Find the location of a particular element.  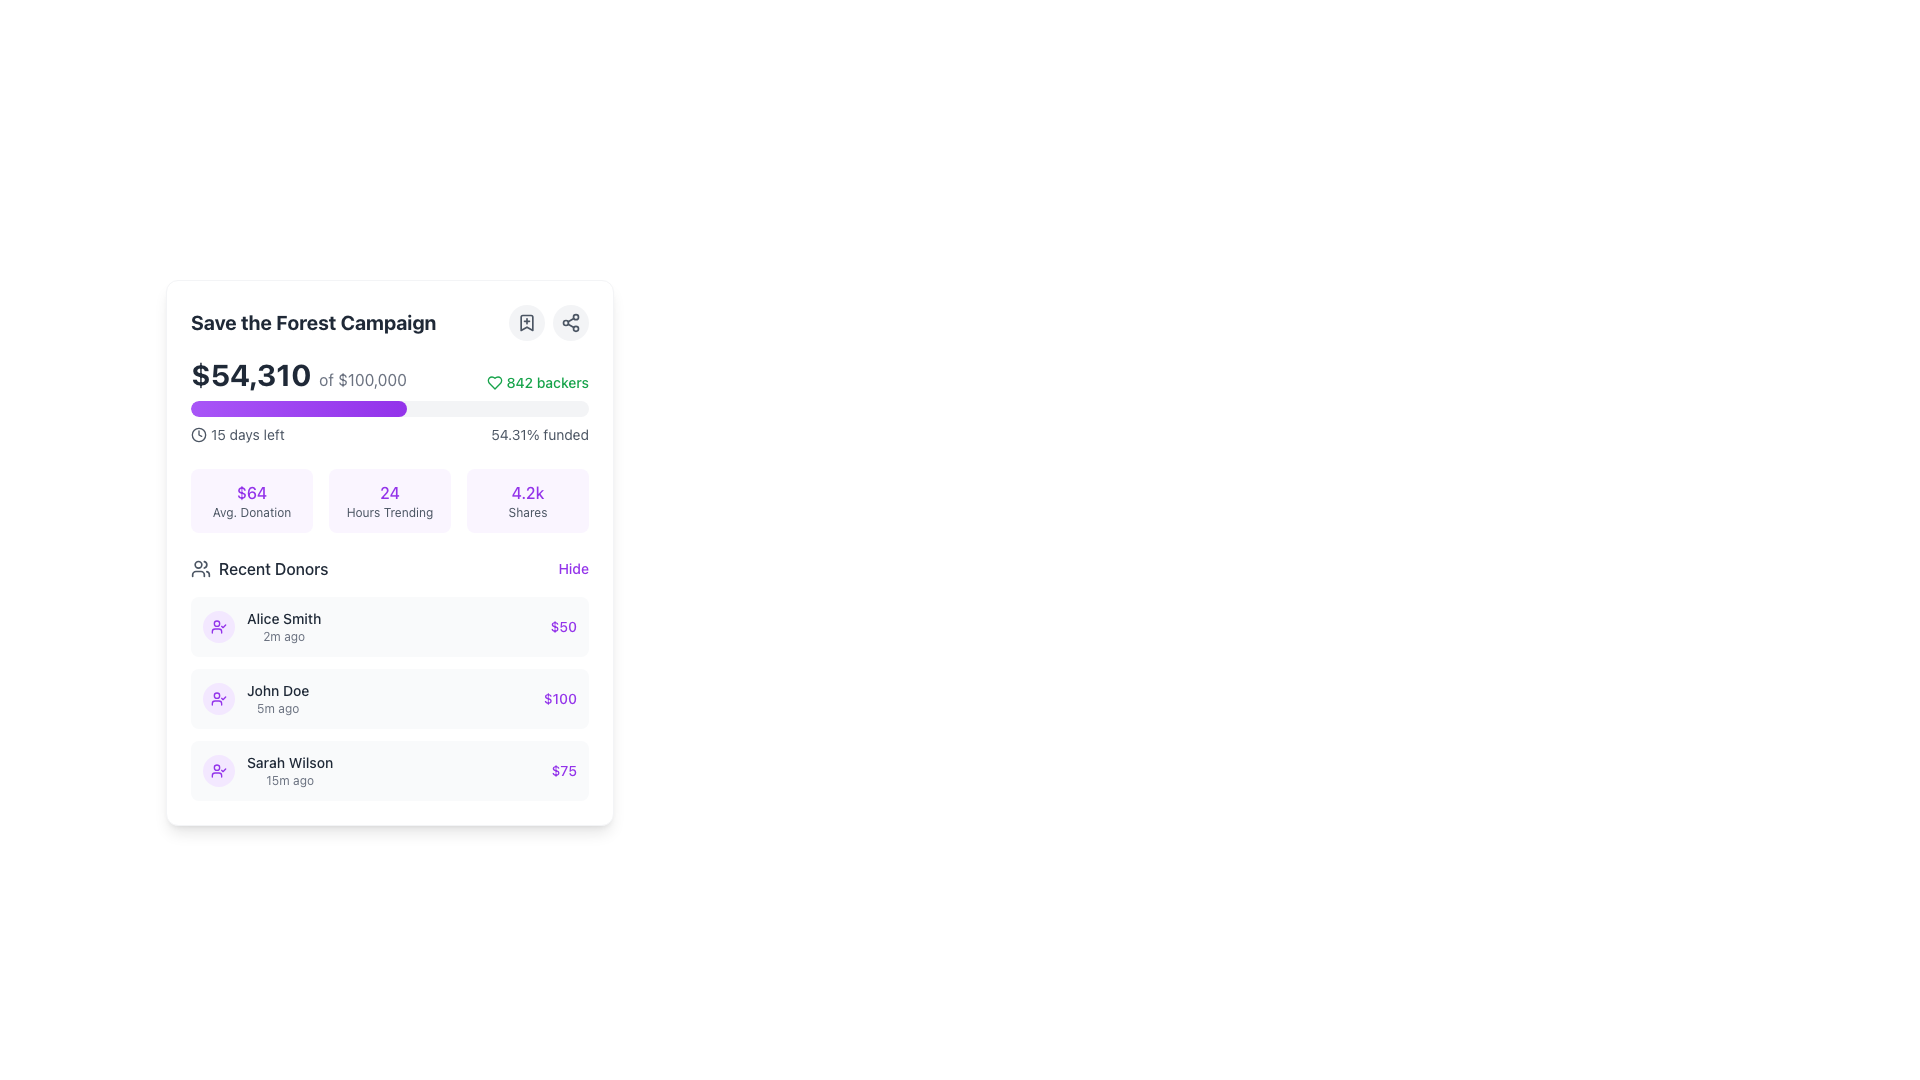

the Avatar icon representing the user associated with the 'John Doe 5m ago' donation entry in the 'Recent Donors' section is located at coordinates (219, 697).